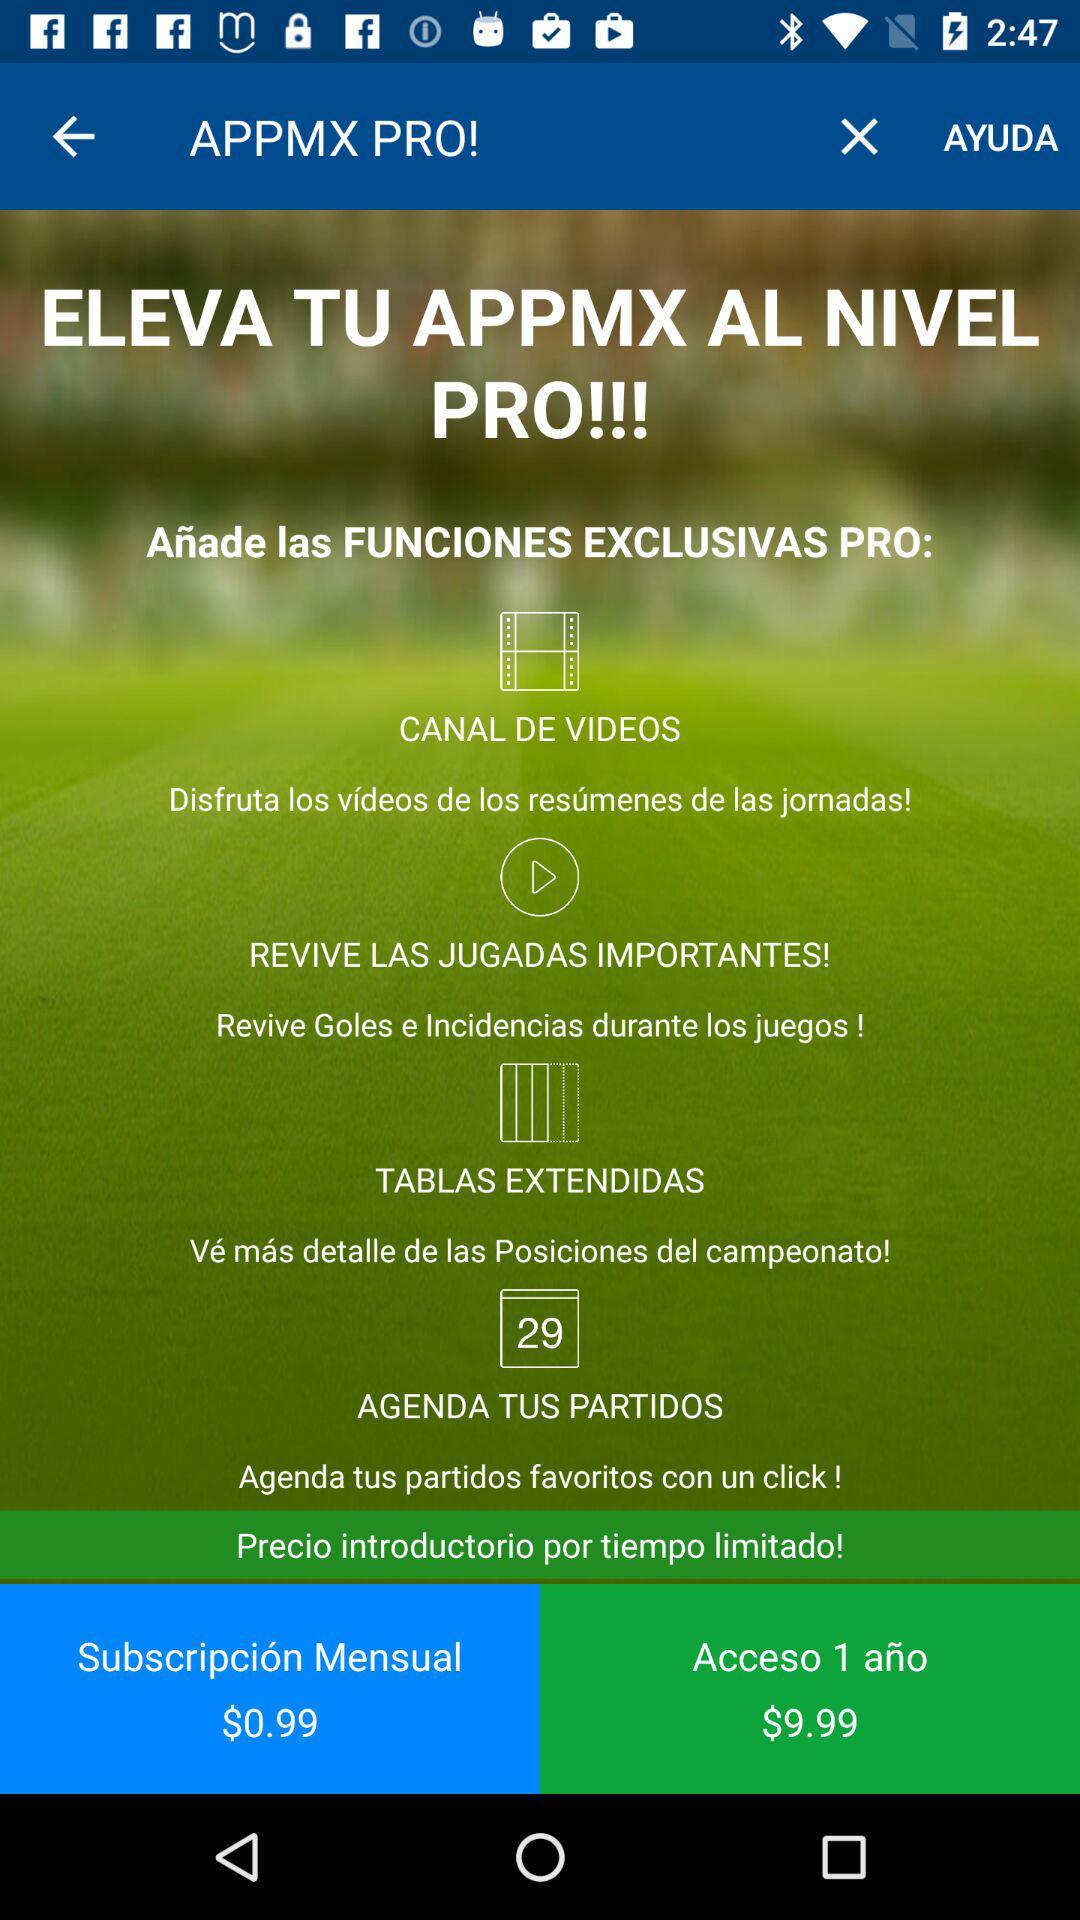  Describe the element at coordinates (858, 135) in the screenshot. I see `icon above eleva tu appmx item` at that location.